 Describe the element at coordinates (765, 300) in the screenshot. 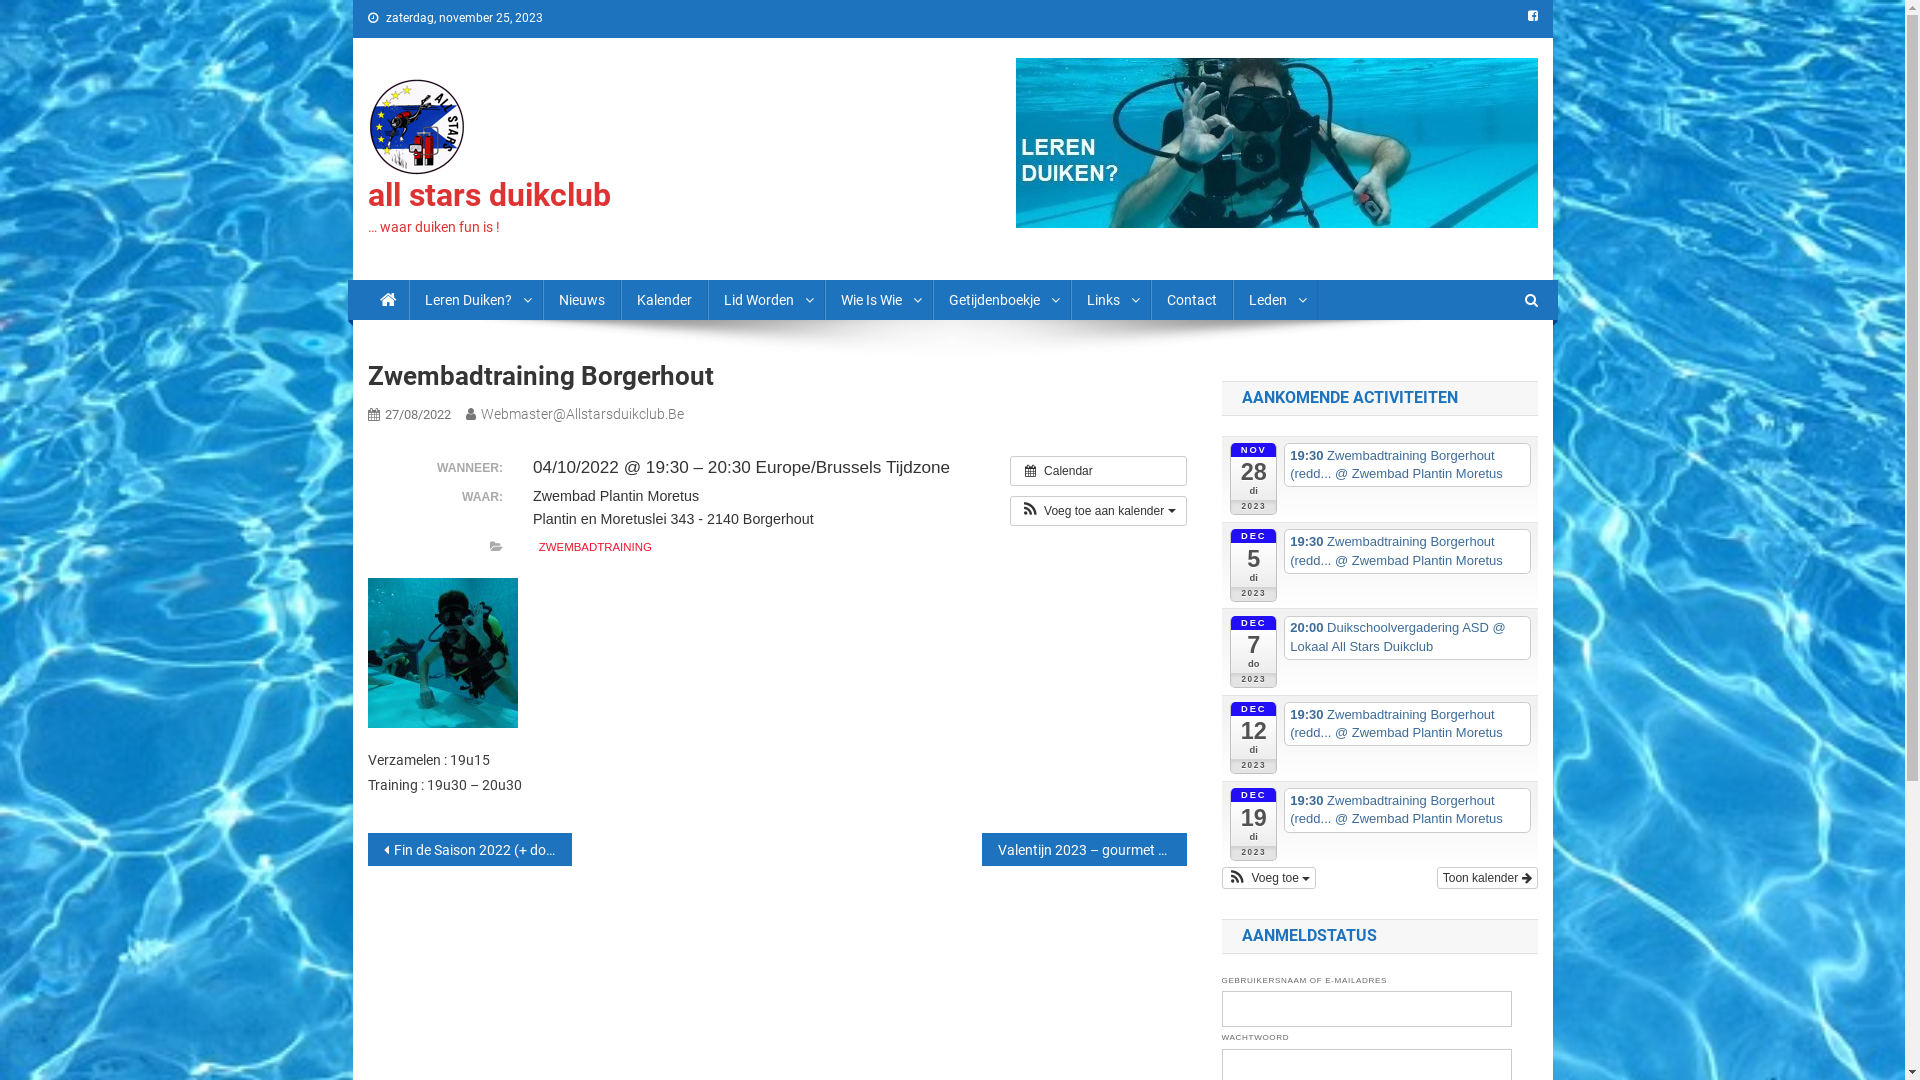

I see `'Lid Worden'` at that location.